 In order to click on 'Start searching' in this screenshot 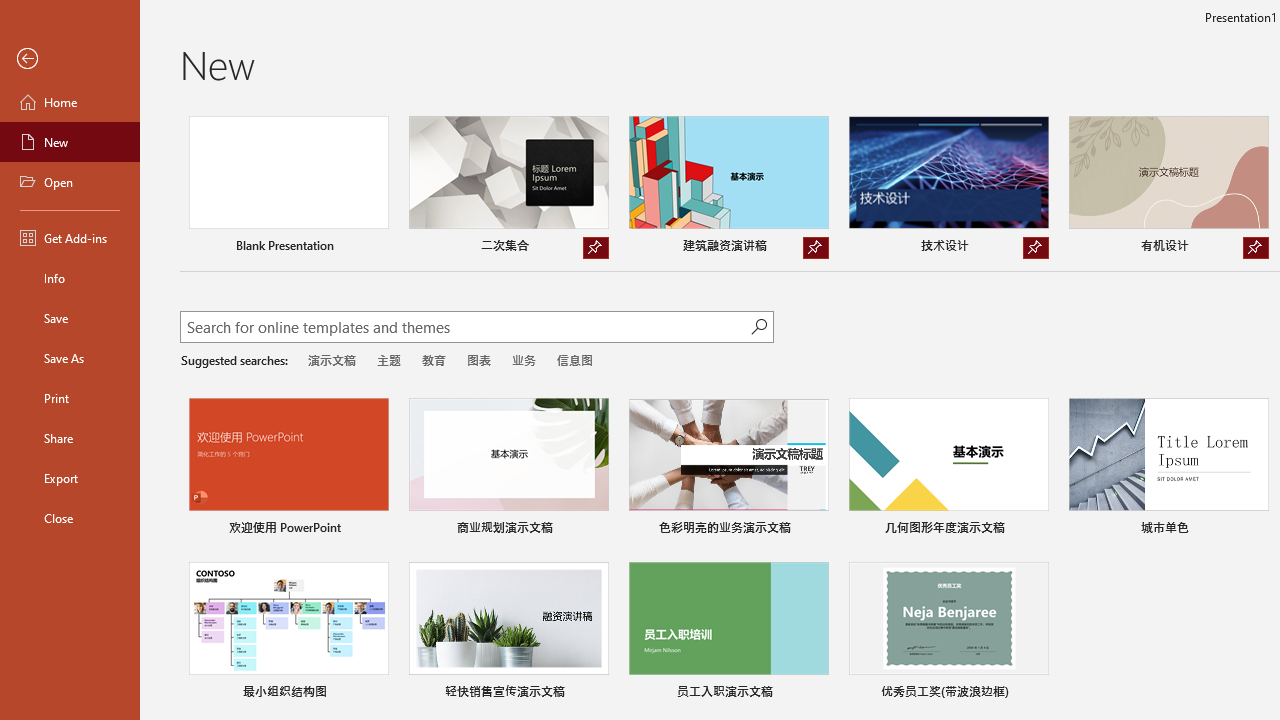, I will do `click(758, 325)`.